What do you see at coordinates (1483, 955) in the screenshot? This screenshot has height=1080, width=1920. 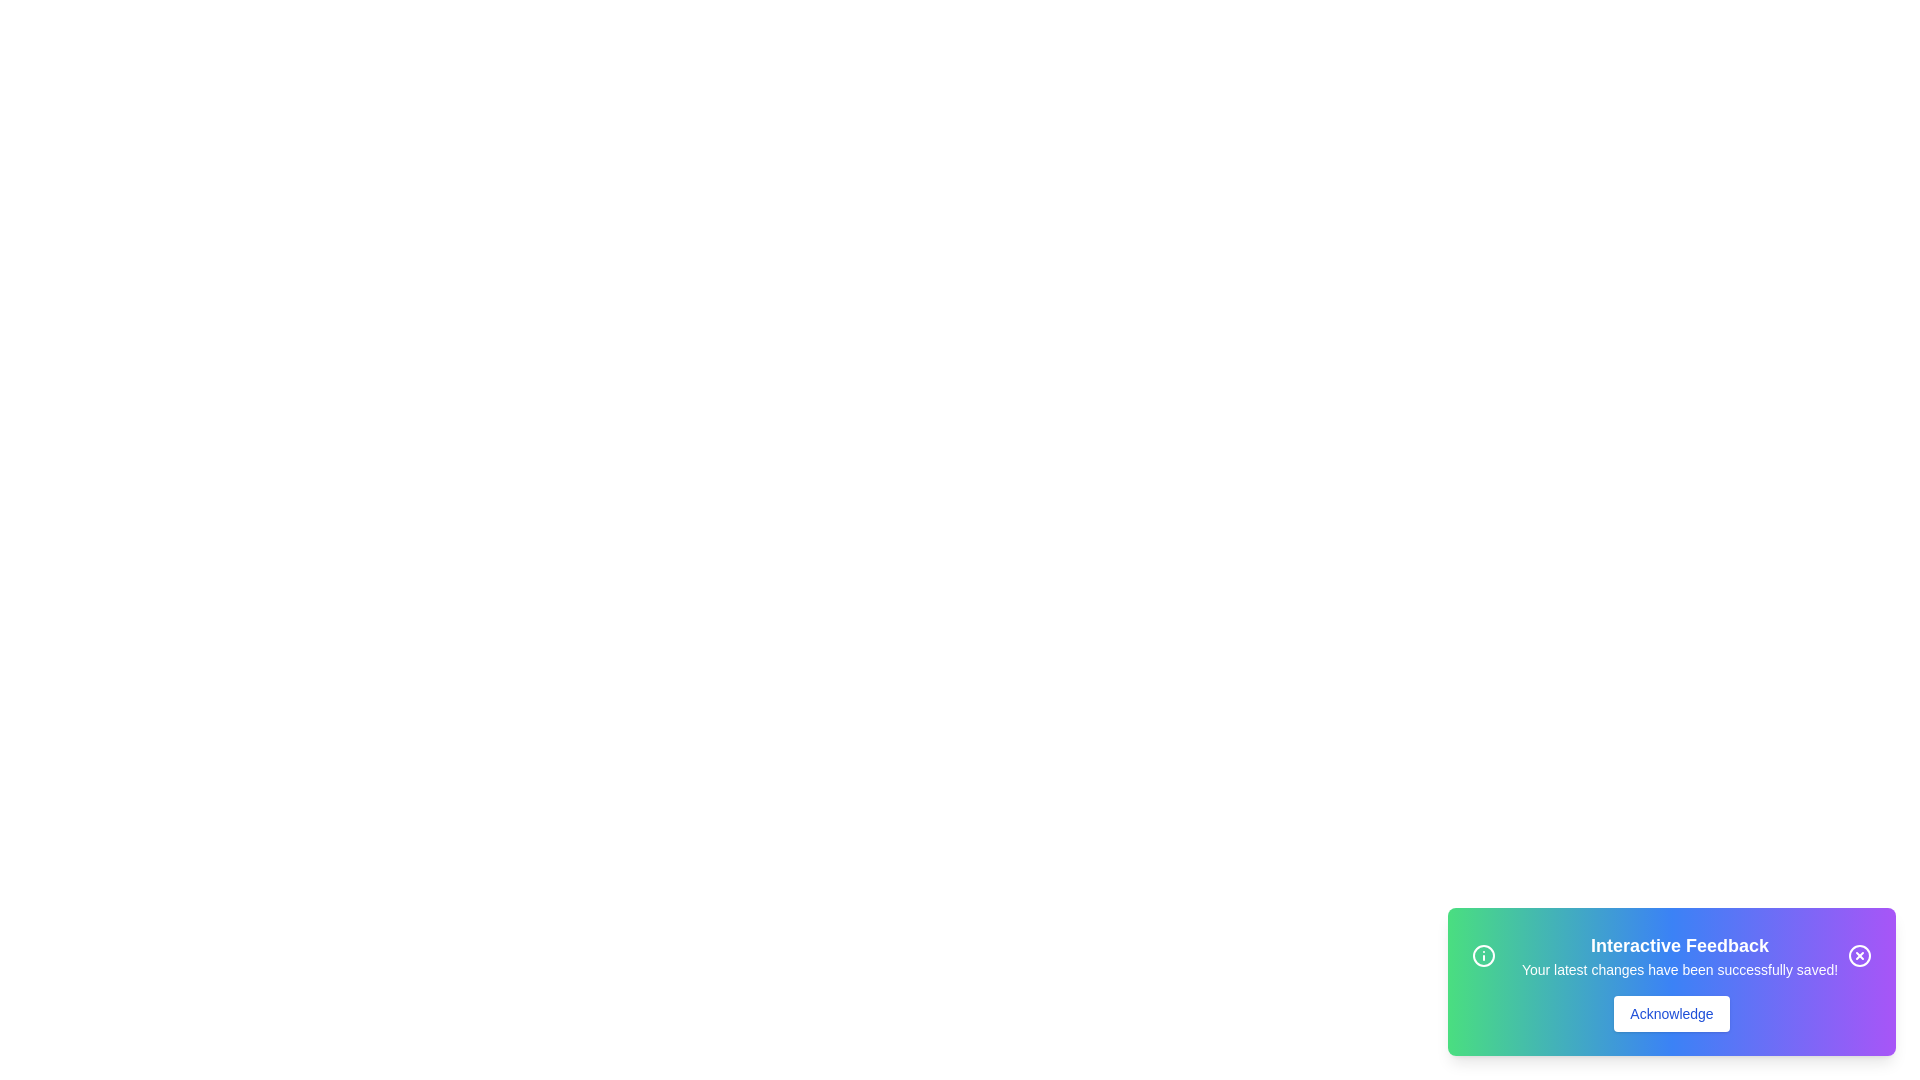 I see `the decorative SVG circle located within the notification panel, centered in a 24x24 pixel bounding box` at bounding box center [1483, 955].